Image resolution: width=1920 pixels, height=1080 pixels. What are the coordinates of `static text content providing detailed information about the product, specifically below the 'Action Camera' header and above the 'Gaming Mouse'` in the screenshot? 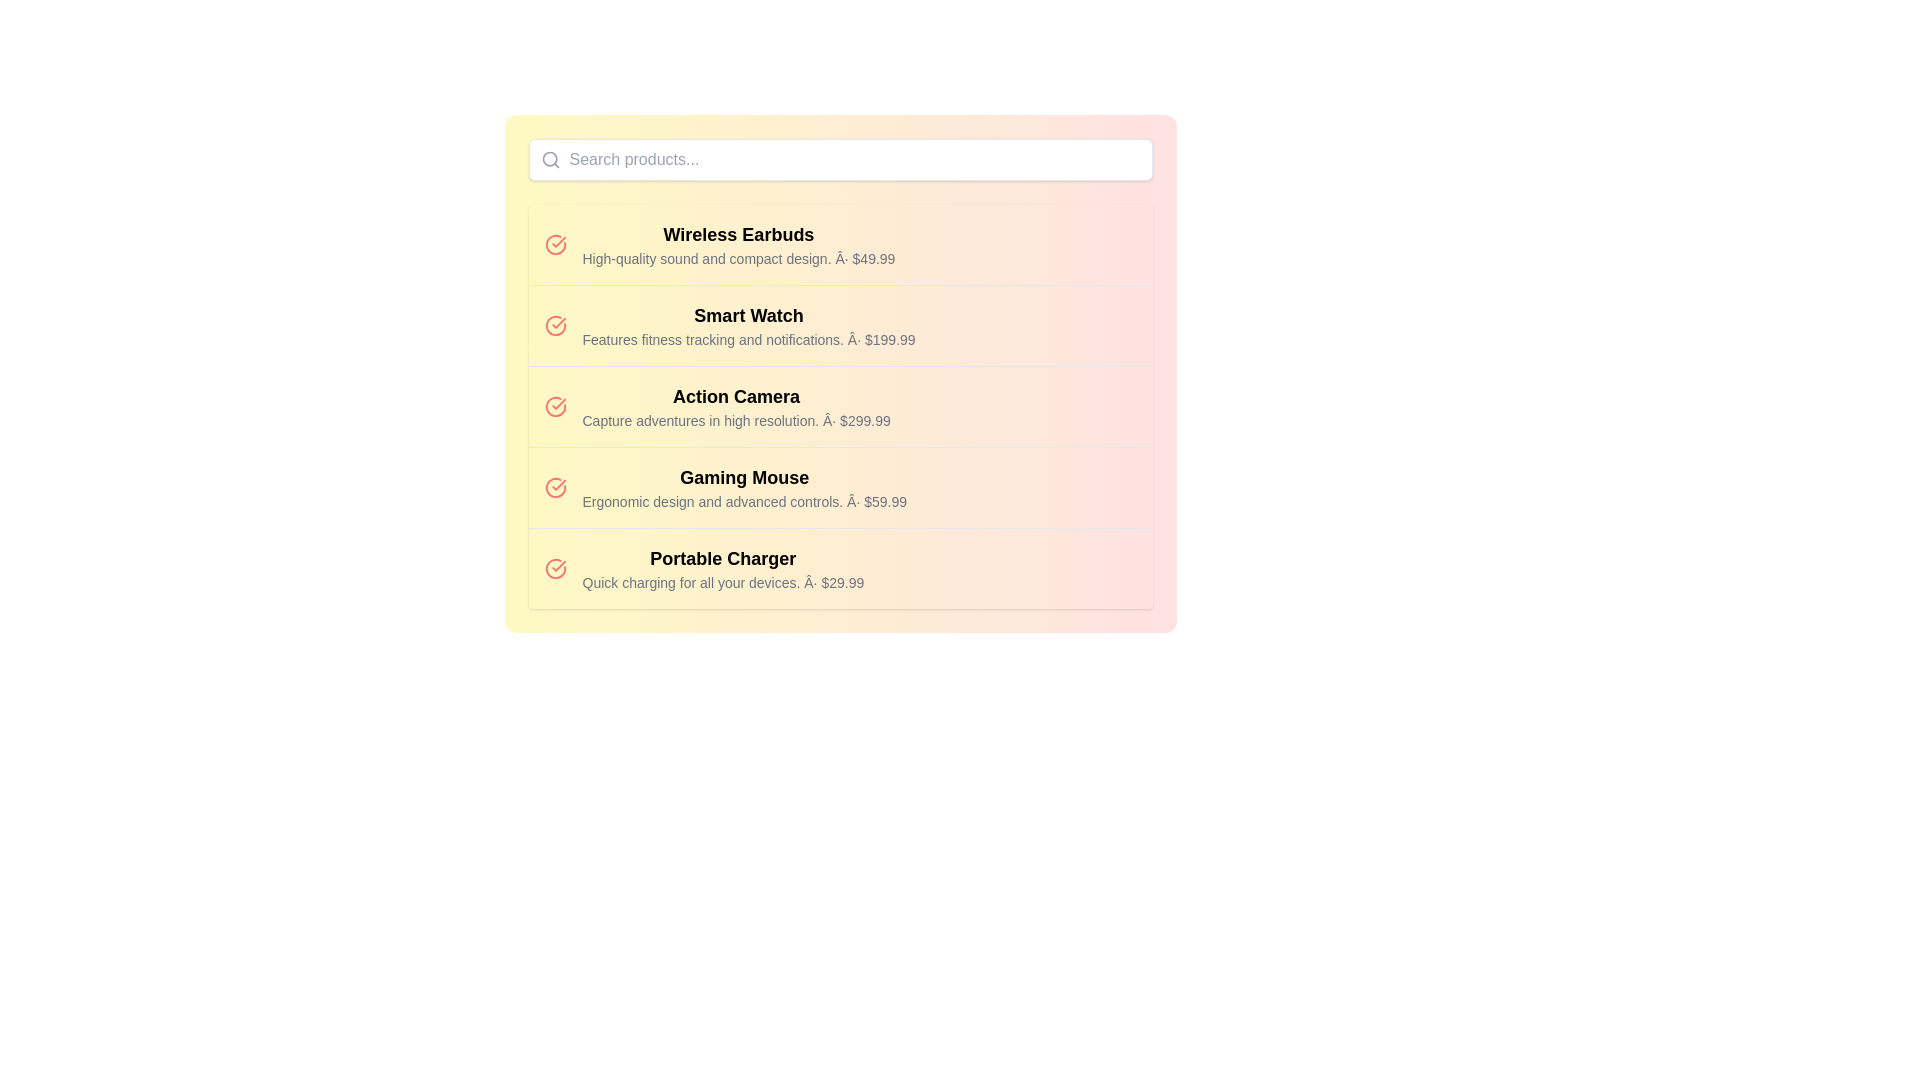 It's located at (735, 419).